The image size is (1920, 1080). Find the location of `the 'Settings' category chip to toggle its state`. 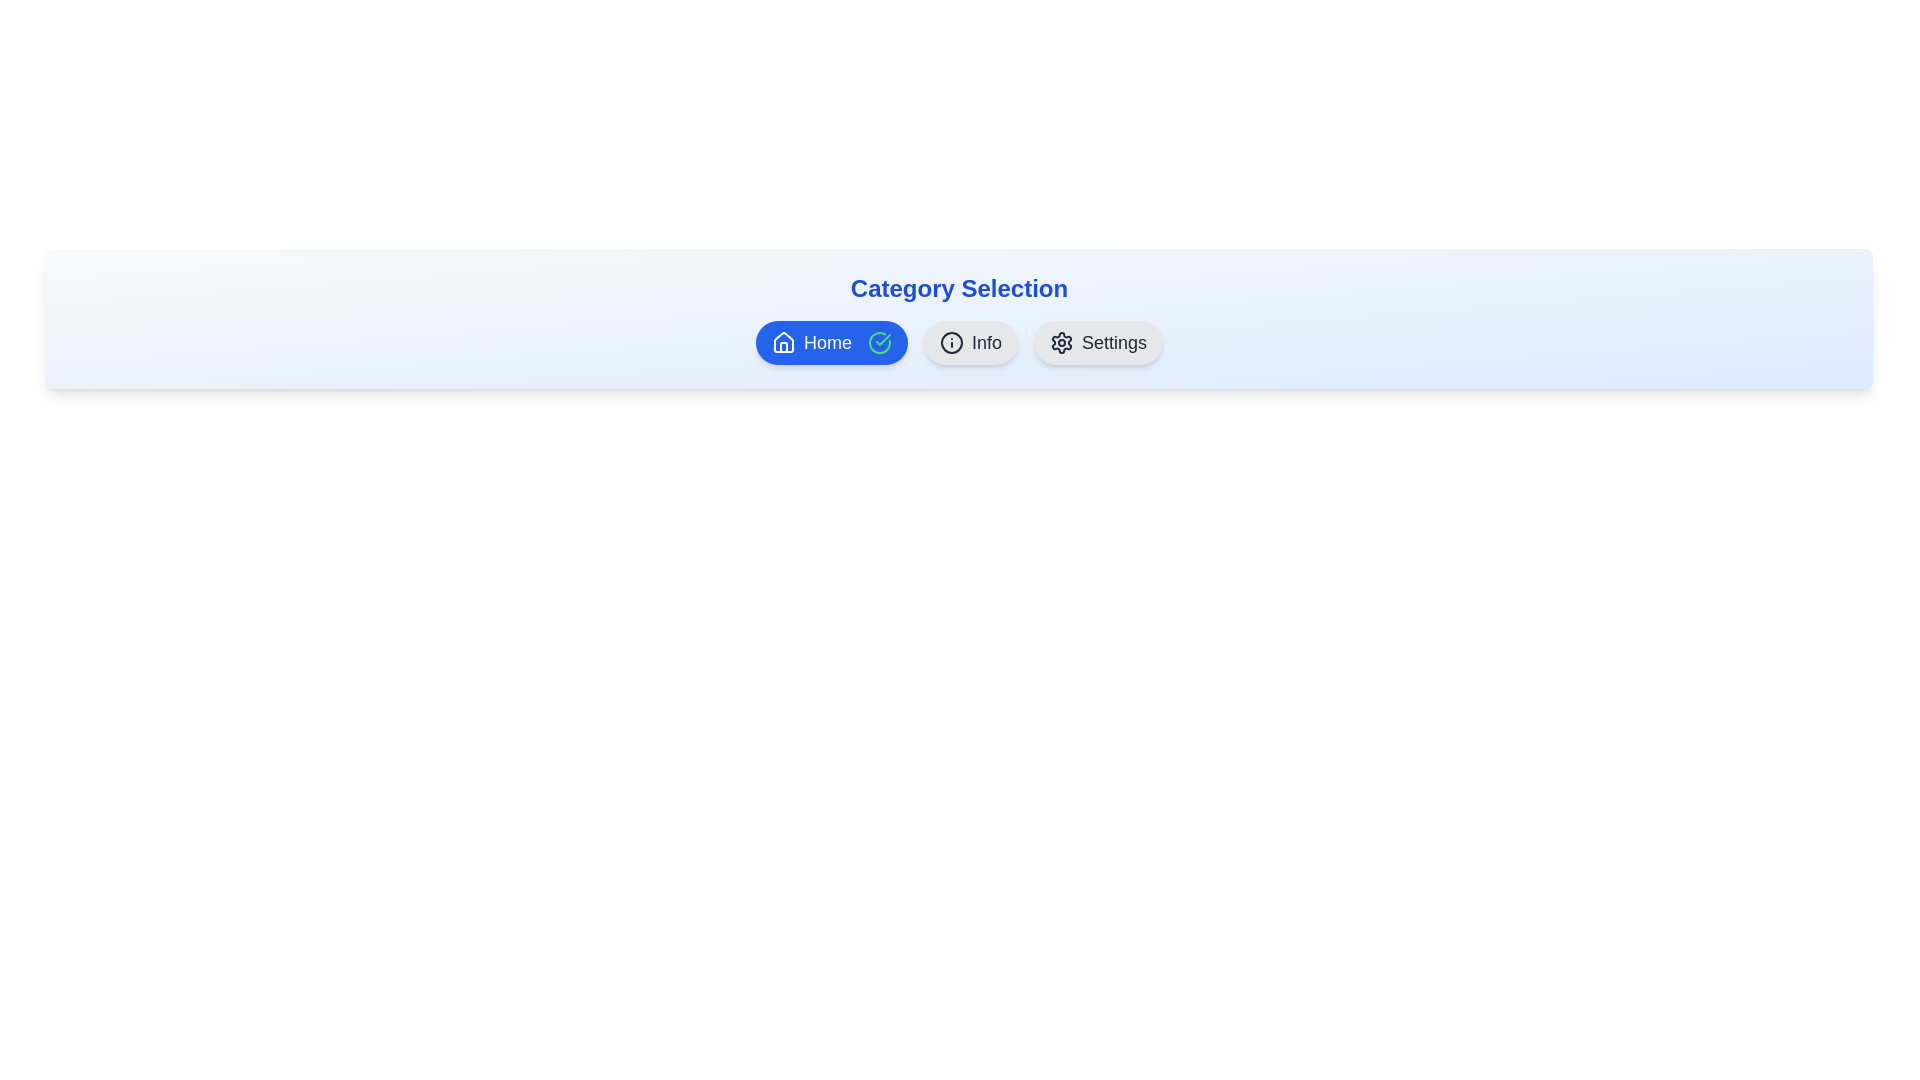

the 'Settings' category chip to toggle its state is located at coordinates (1097, 342).